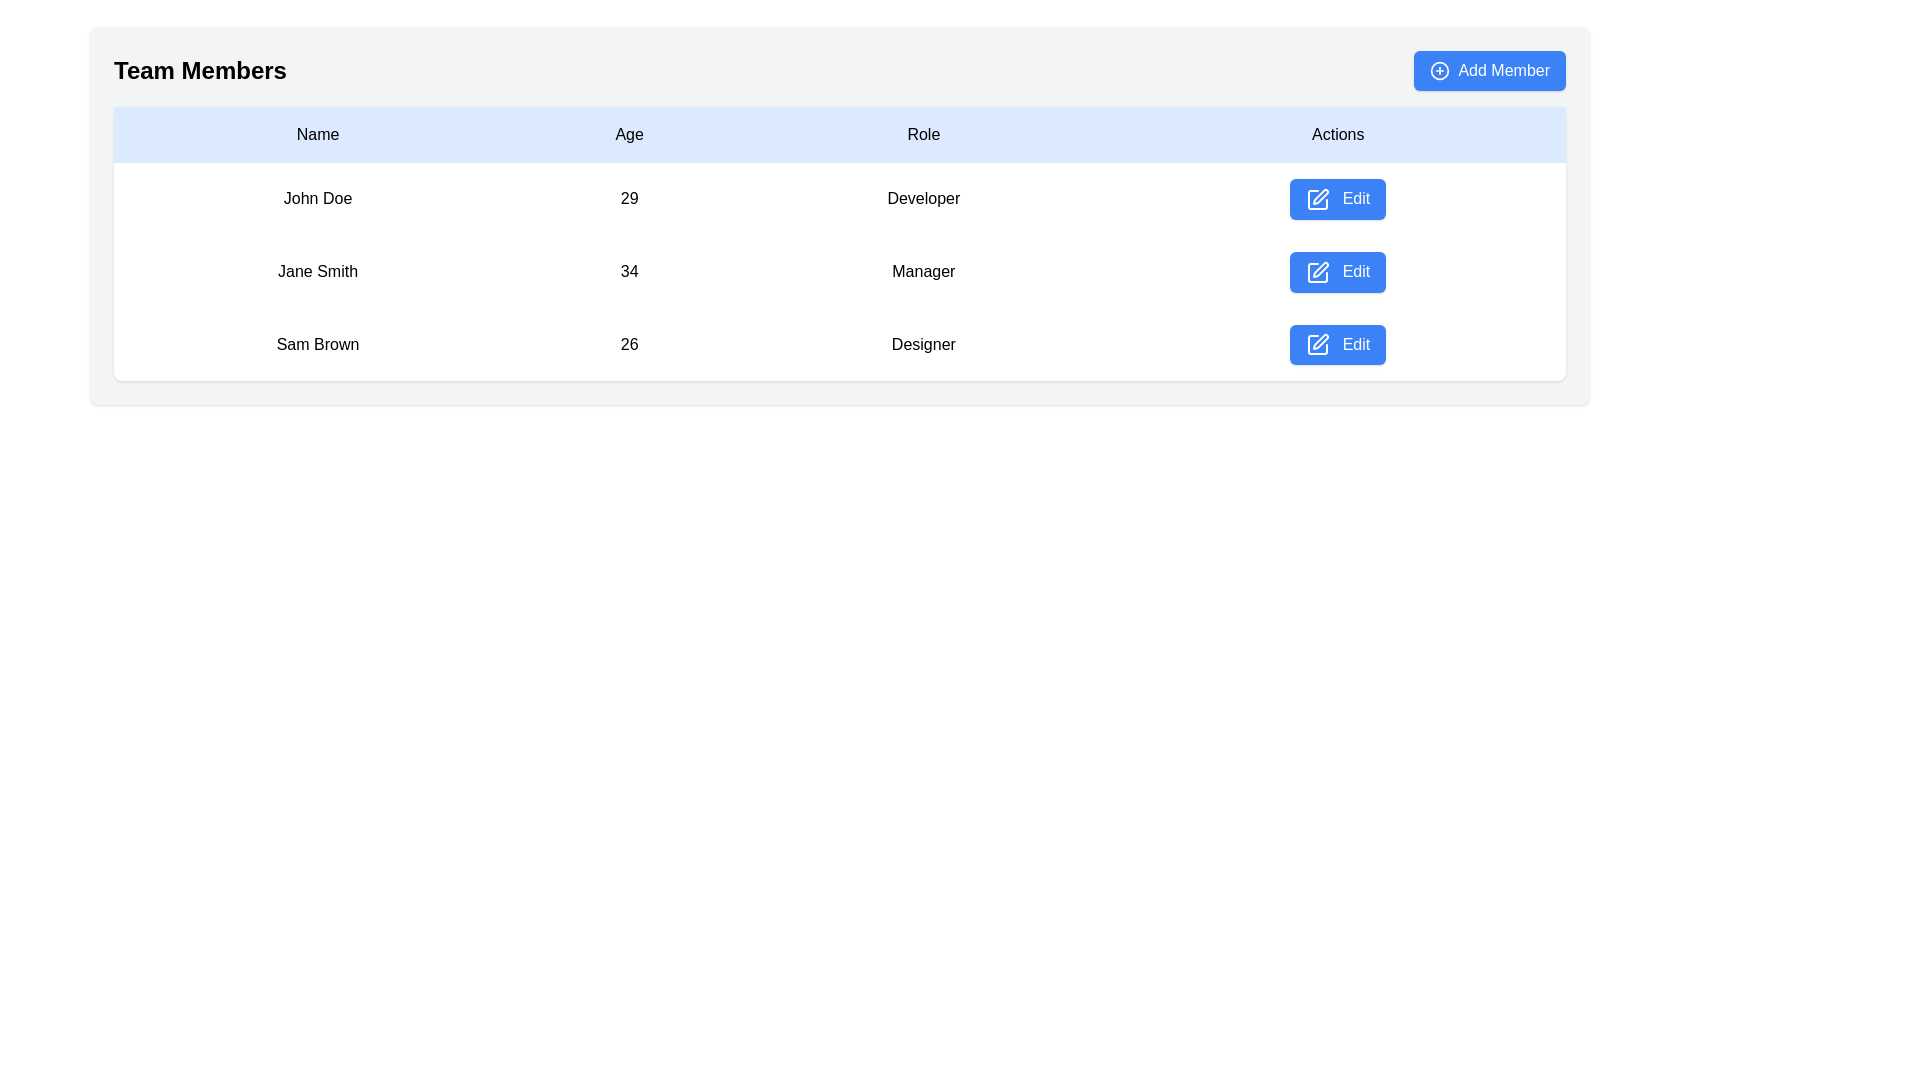 The image size is (1920, 1080). What do you see at coordinates (922, 272) in the screenshot?
I see `the text element displaying 'Manager' in the third column of the second row of the table` at bounding box center [922, 272].